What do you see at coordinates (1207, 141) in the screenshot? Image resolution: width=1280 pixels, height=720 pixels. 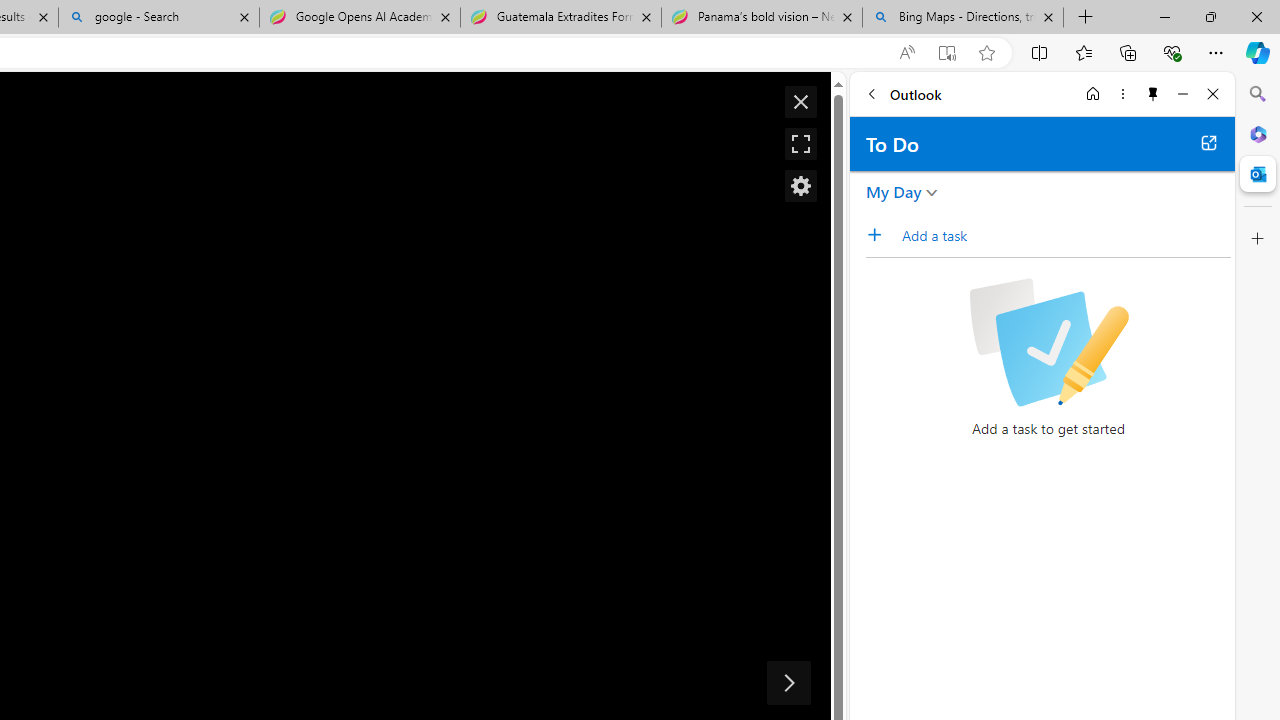 I see `'Open in new tab'` at bounding box center [1207, 141].